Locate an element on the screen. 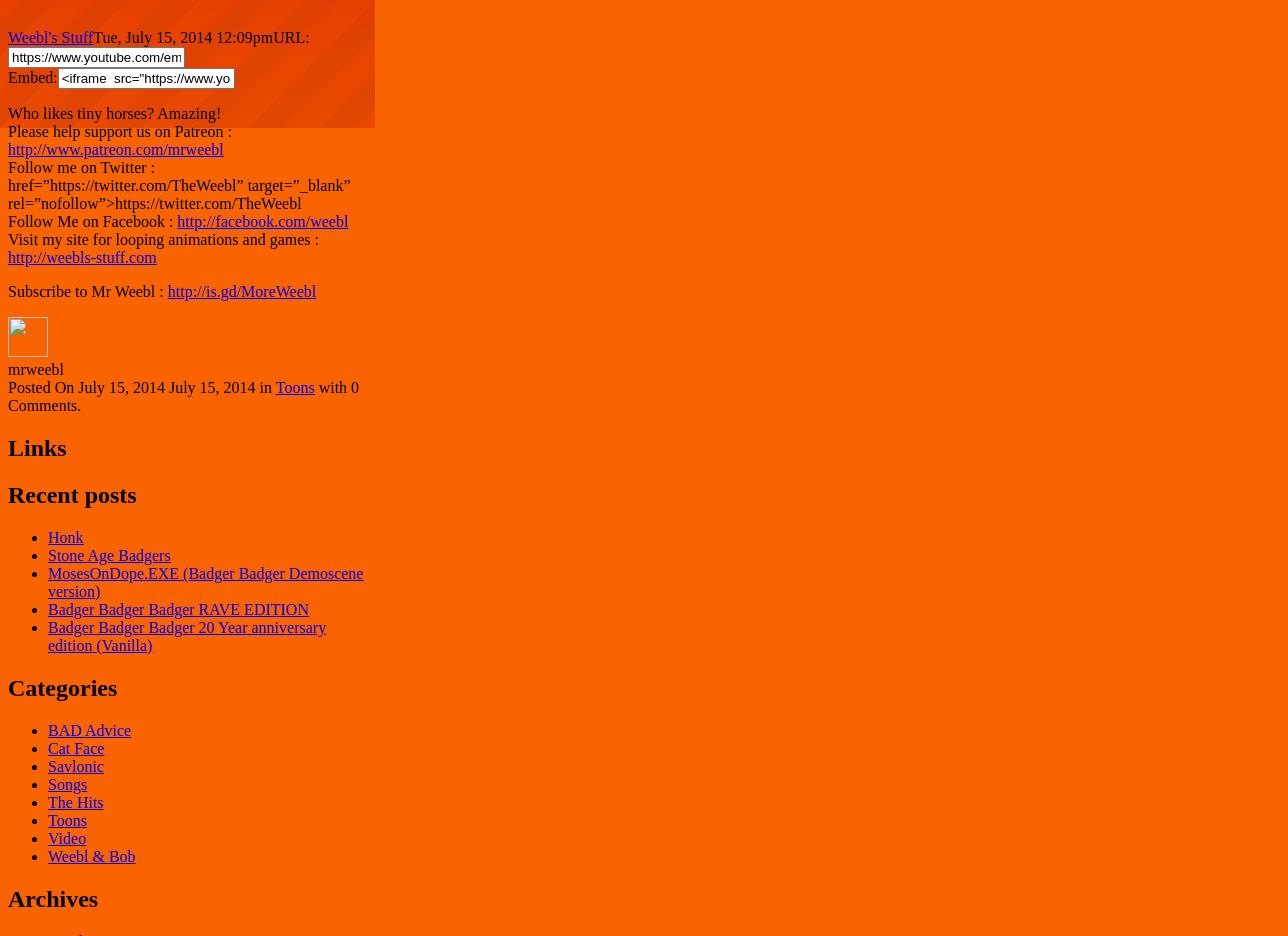  'Archives' is located at coordinates (52, 896).